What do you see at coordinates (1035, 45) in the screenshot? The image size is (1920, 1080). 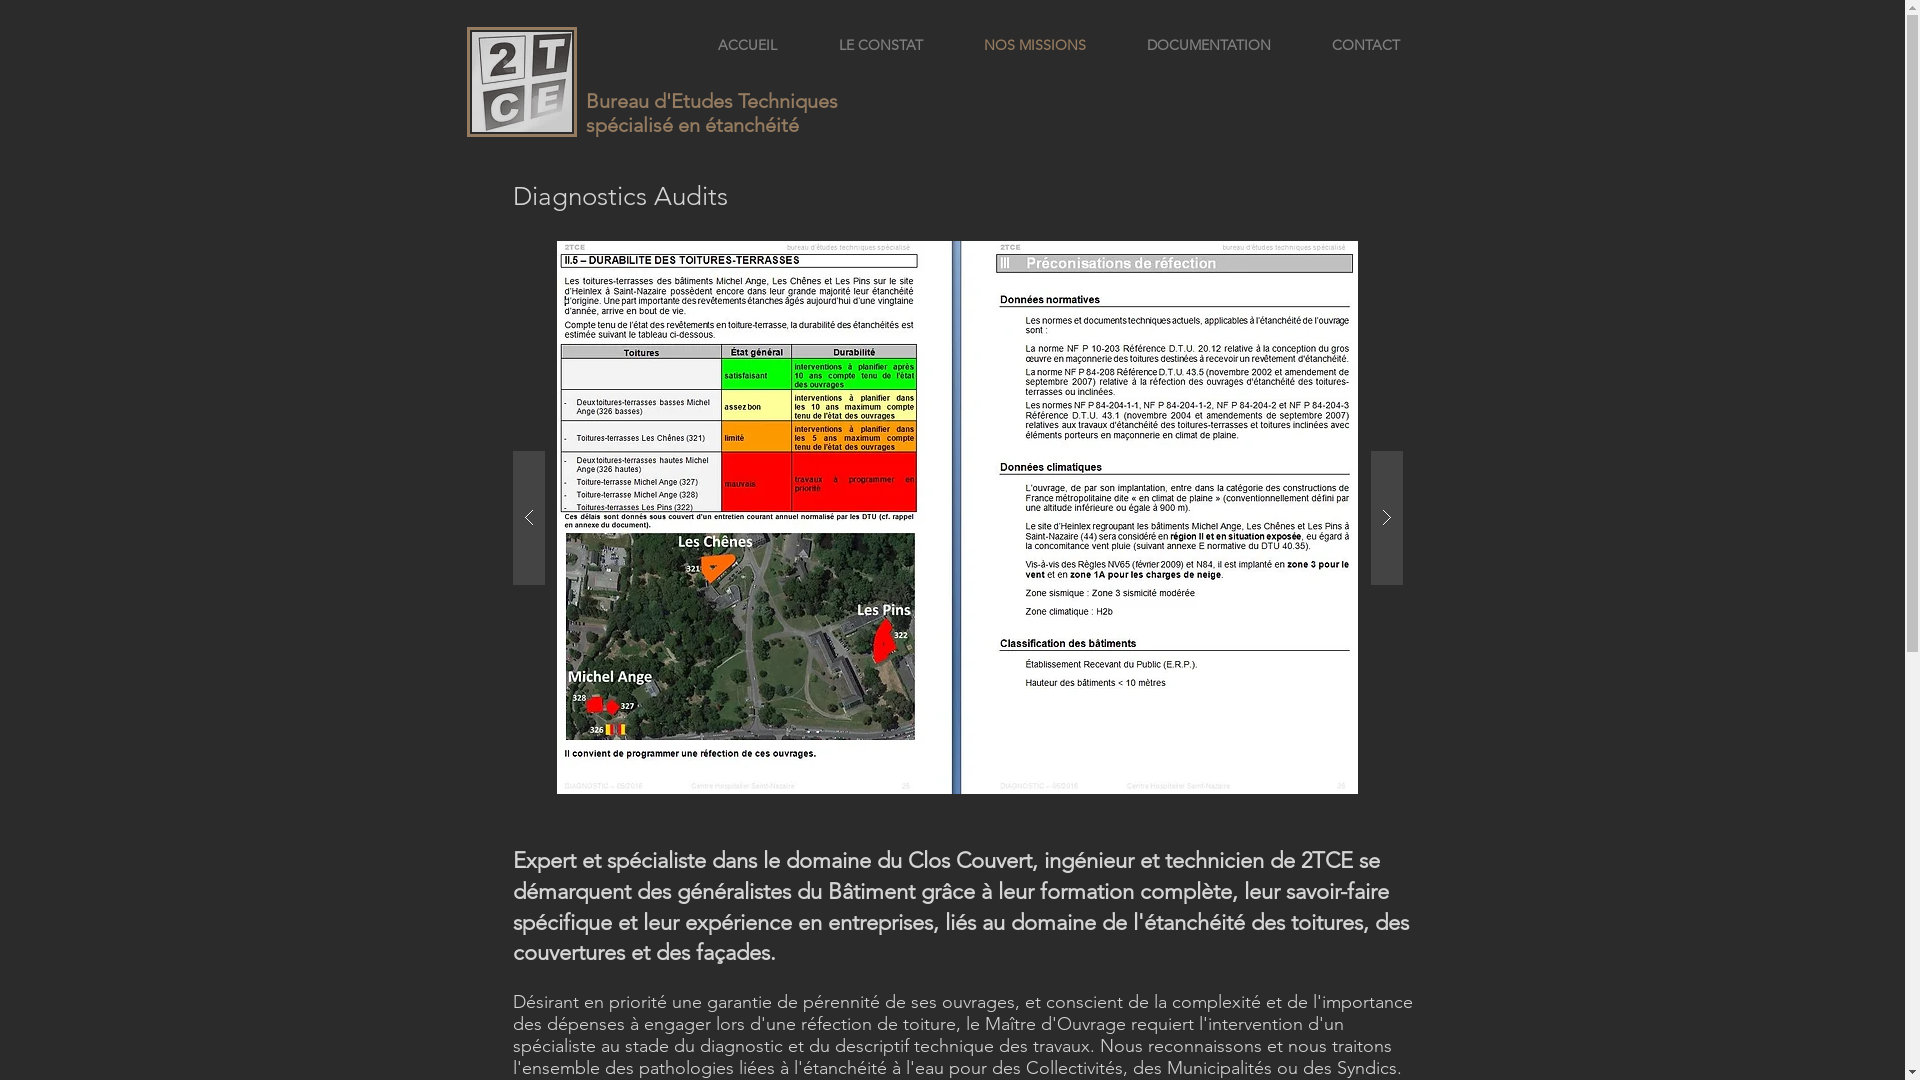 I see `'NOS MISSIONS'` at bounding box center [1035, 45].